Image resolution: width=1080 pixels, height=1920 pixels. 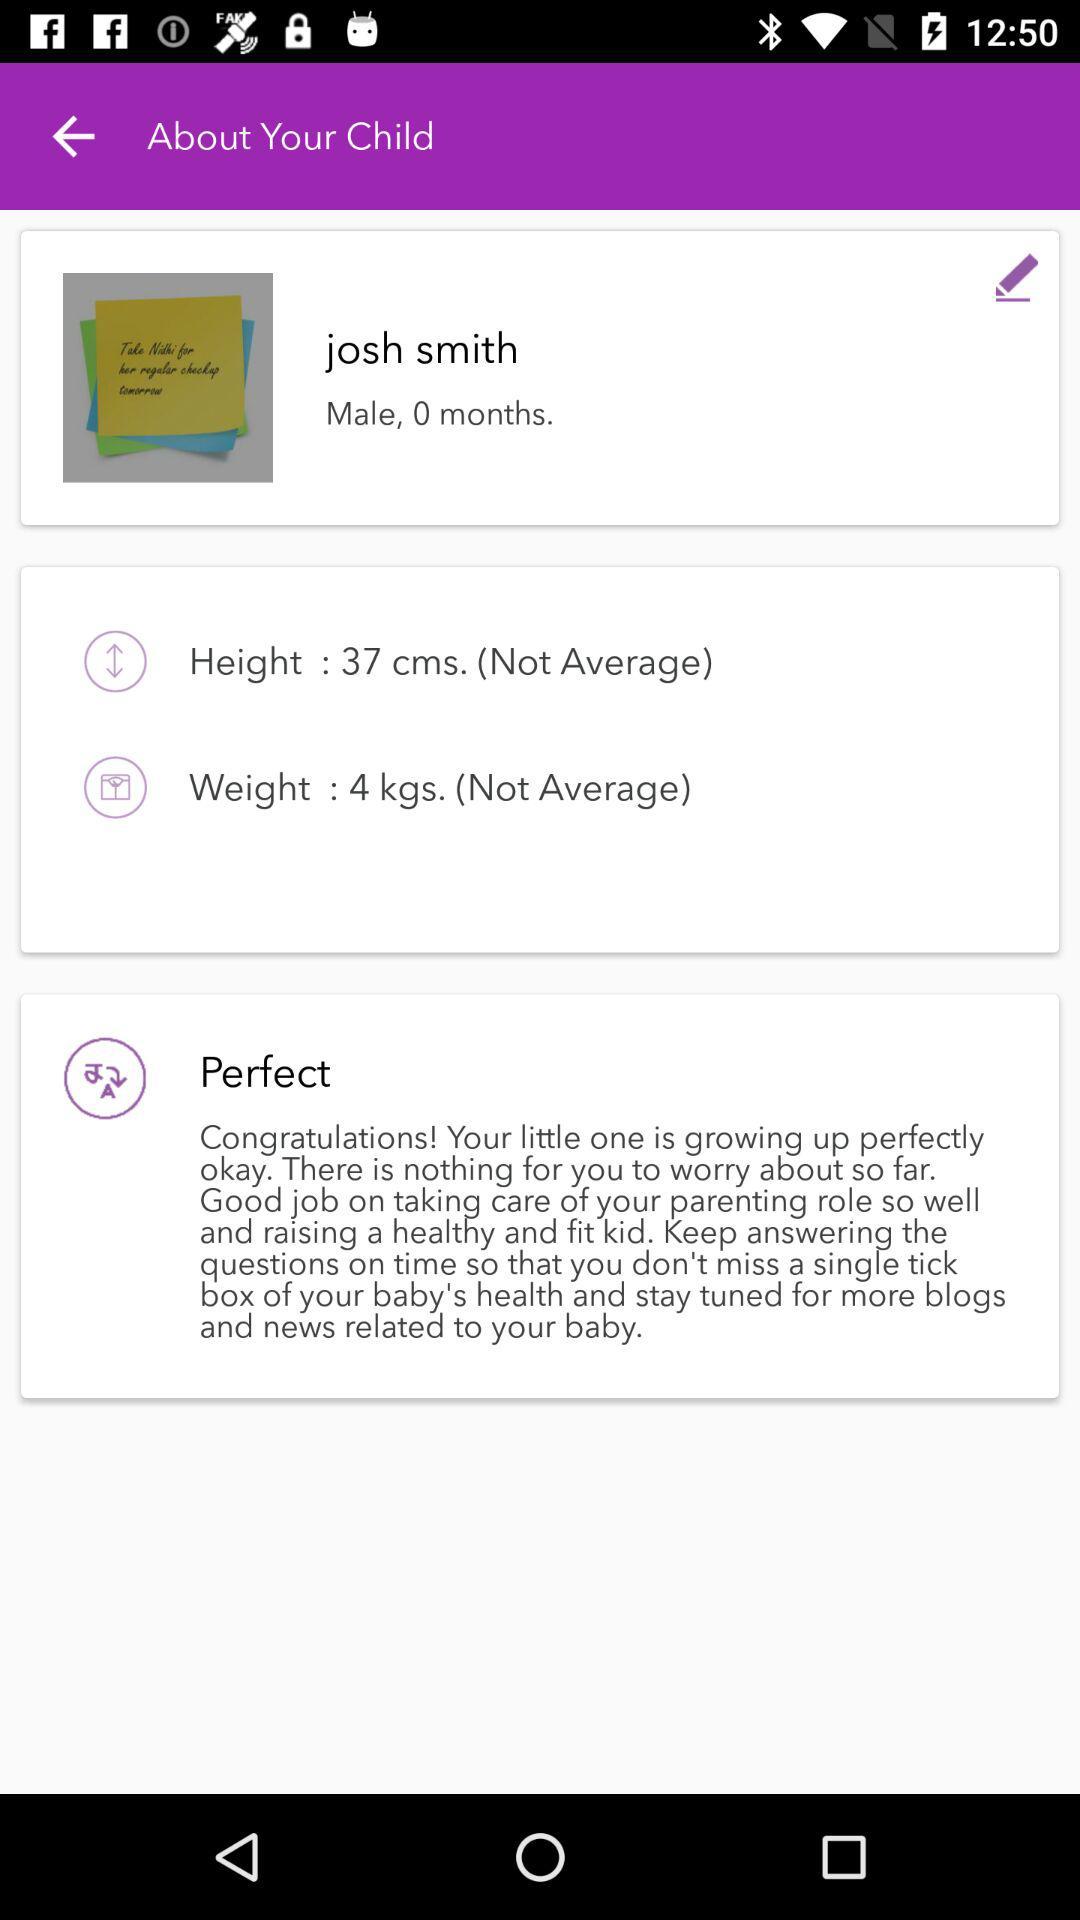 What do you see at coordinates (601, 1071) in the screenshot?
I see `the perfect` at bounding box center [601, 1071].